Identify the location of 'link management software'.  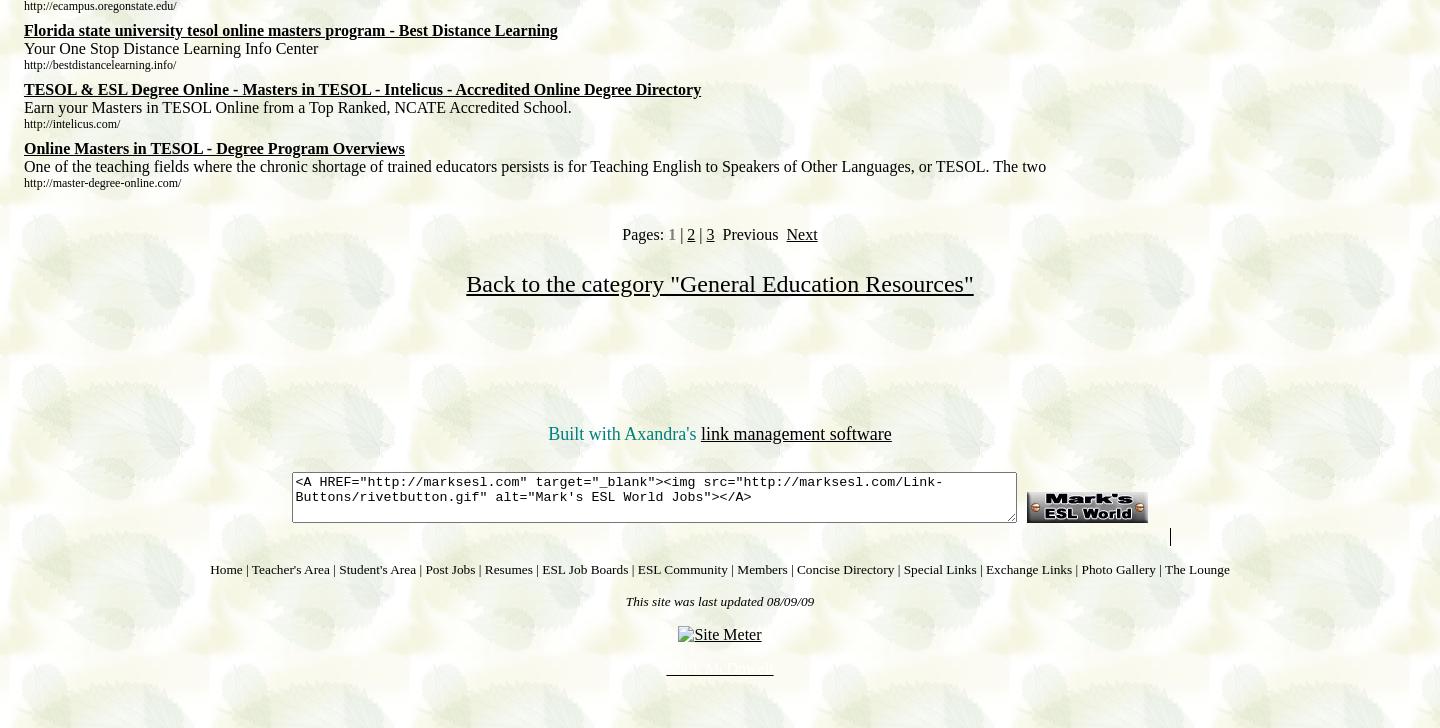
(699, 434).